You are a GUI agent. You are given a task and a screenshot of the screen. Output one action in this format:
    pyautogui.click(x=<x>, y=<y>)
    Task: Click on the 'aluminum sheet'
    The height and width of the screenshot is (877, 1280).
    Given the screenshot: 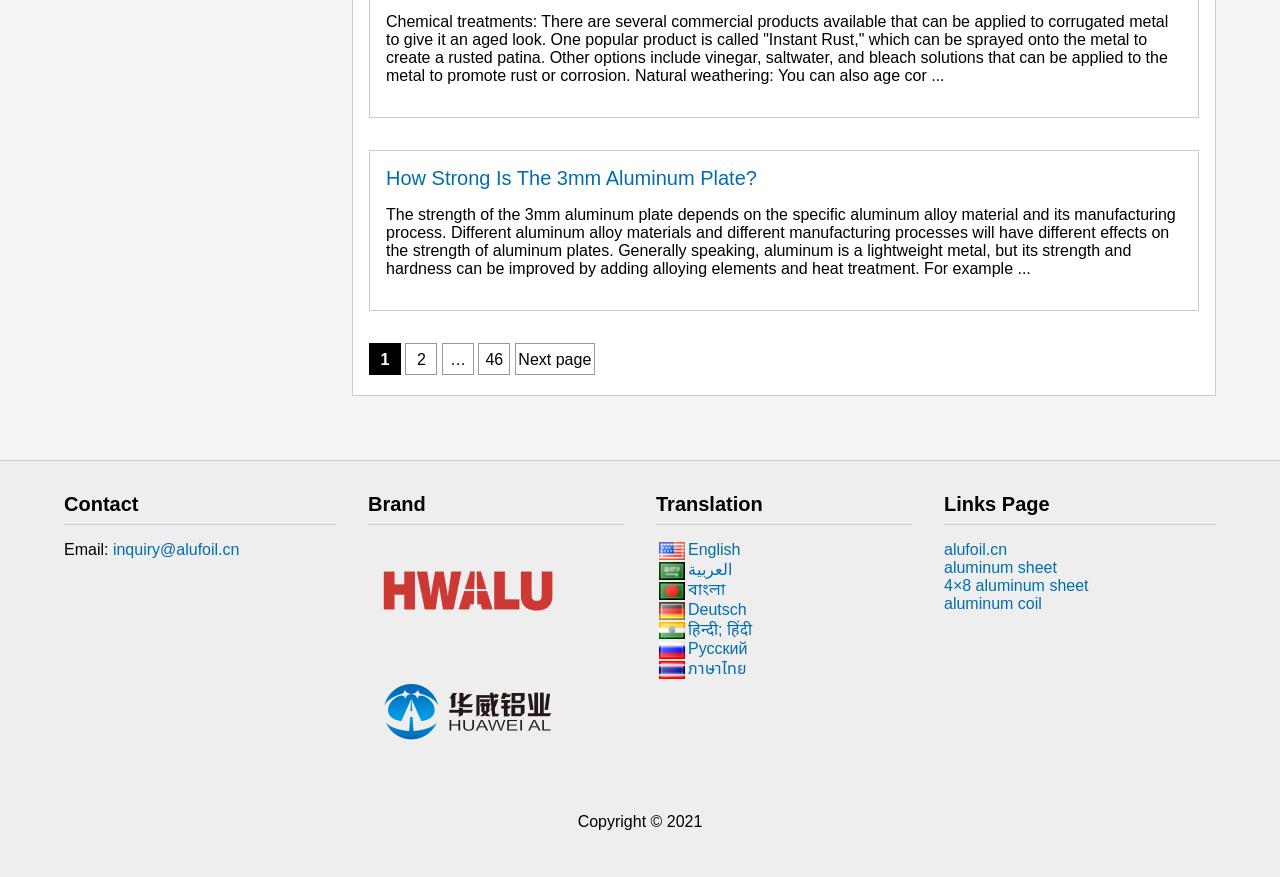 What is the action you would take?
    pyautogui.click(x=999, y=567)
    